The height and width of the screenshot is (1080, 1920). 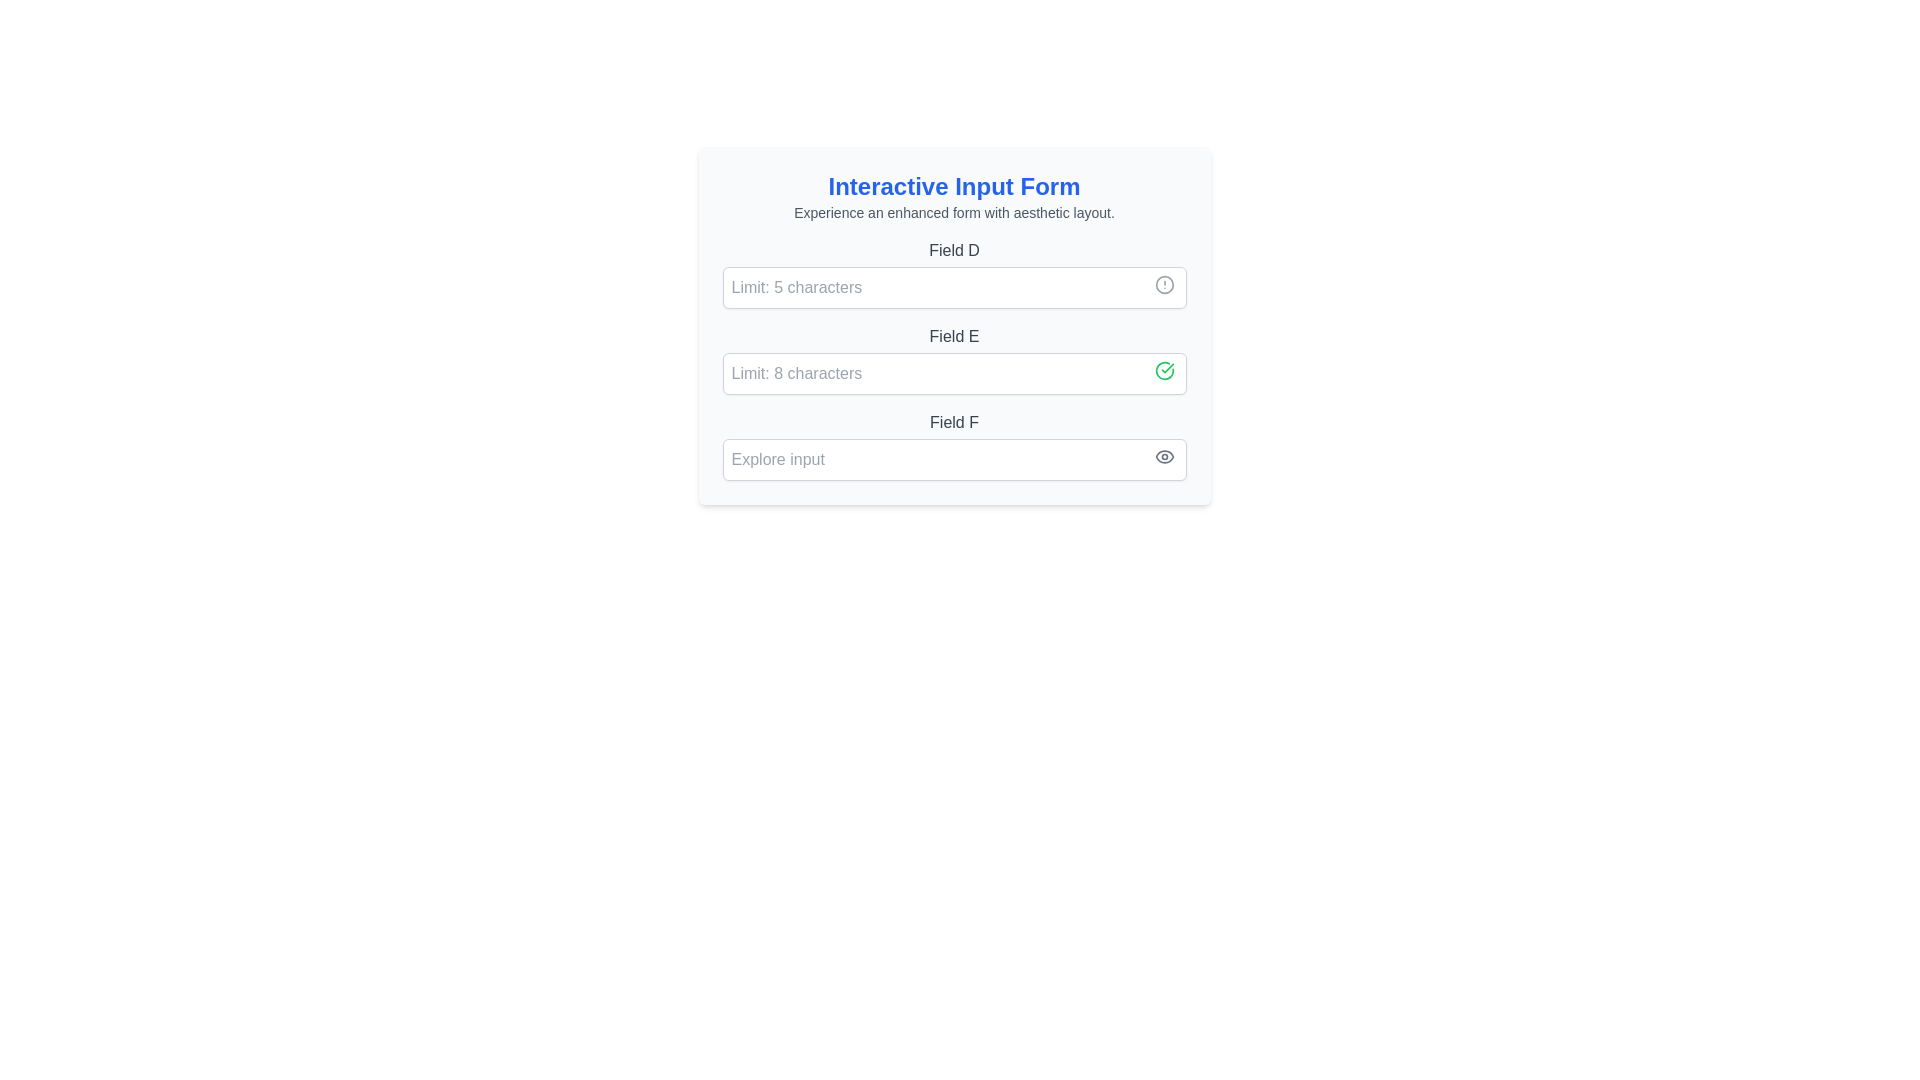 What do you see at coordinates (953, 335) in the screenshot?
I see `the static text label that provides descriptive information for the input field, located vertically between 'Field D' and 'Field F'` at bounding box center [953, 335].